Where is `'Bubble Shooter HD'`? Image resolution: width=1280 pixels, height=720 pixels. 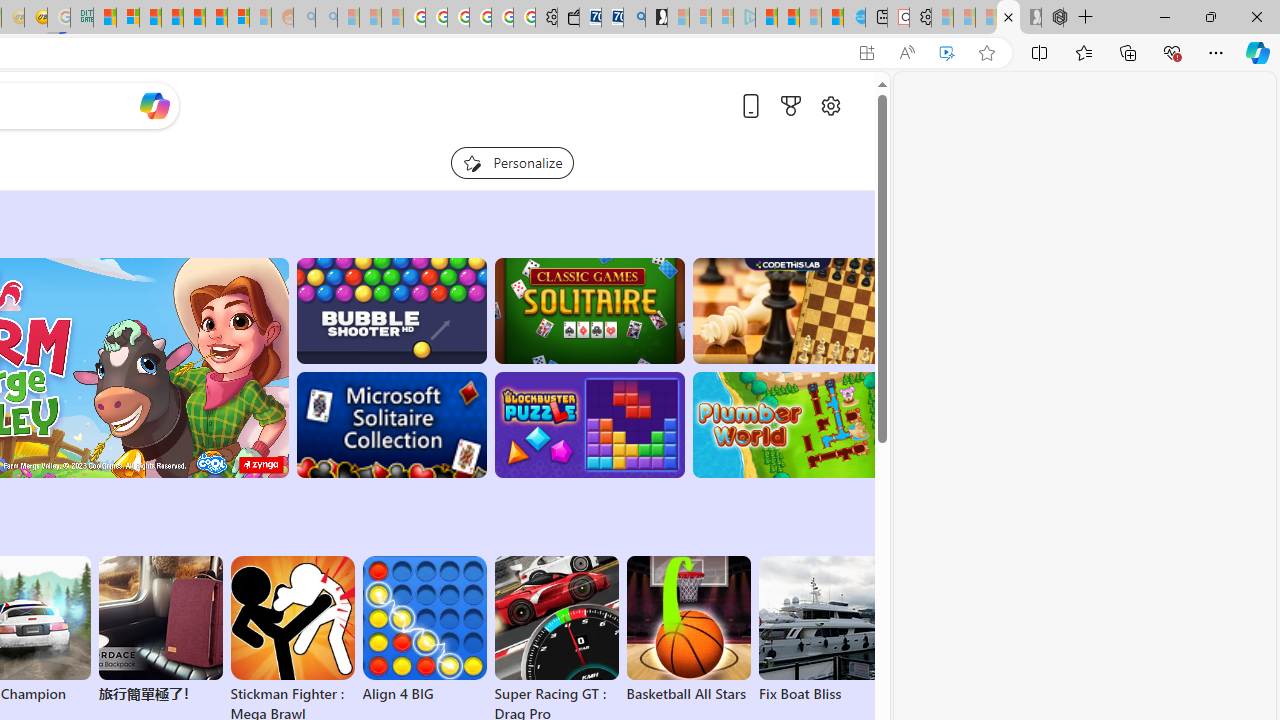
'Bubble Shooter HD' is located at coordinates (391, 311).